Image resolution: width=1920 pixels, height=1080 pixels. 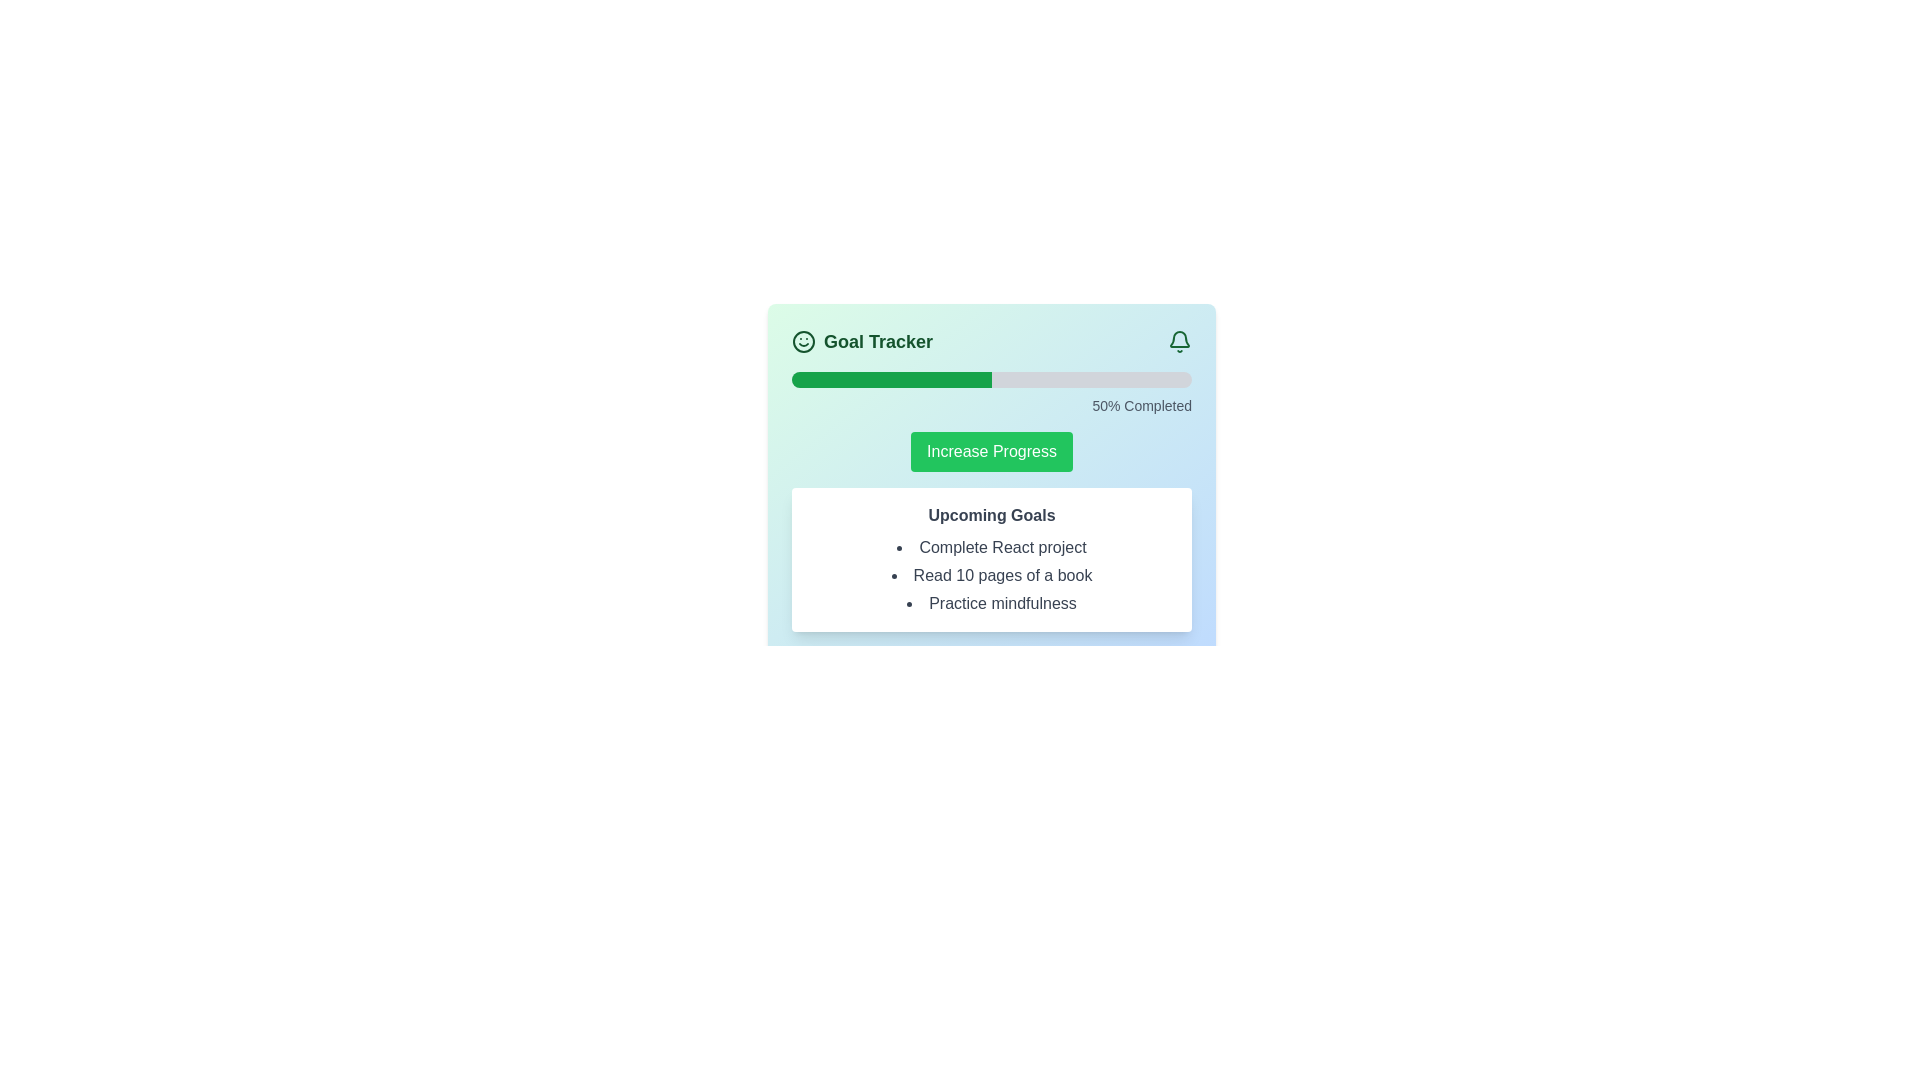 I want to click on the text element that says 'Complete React project', which is the first item in the vertical list under the heading 'Upcoming Goals', so click(x=992, y=547).